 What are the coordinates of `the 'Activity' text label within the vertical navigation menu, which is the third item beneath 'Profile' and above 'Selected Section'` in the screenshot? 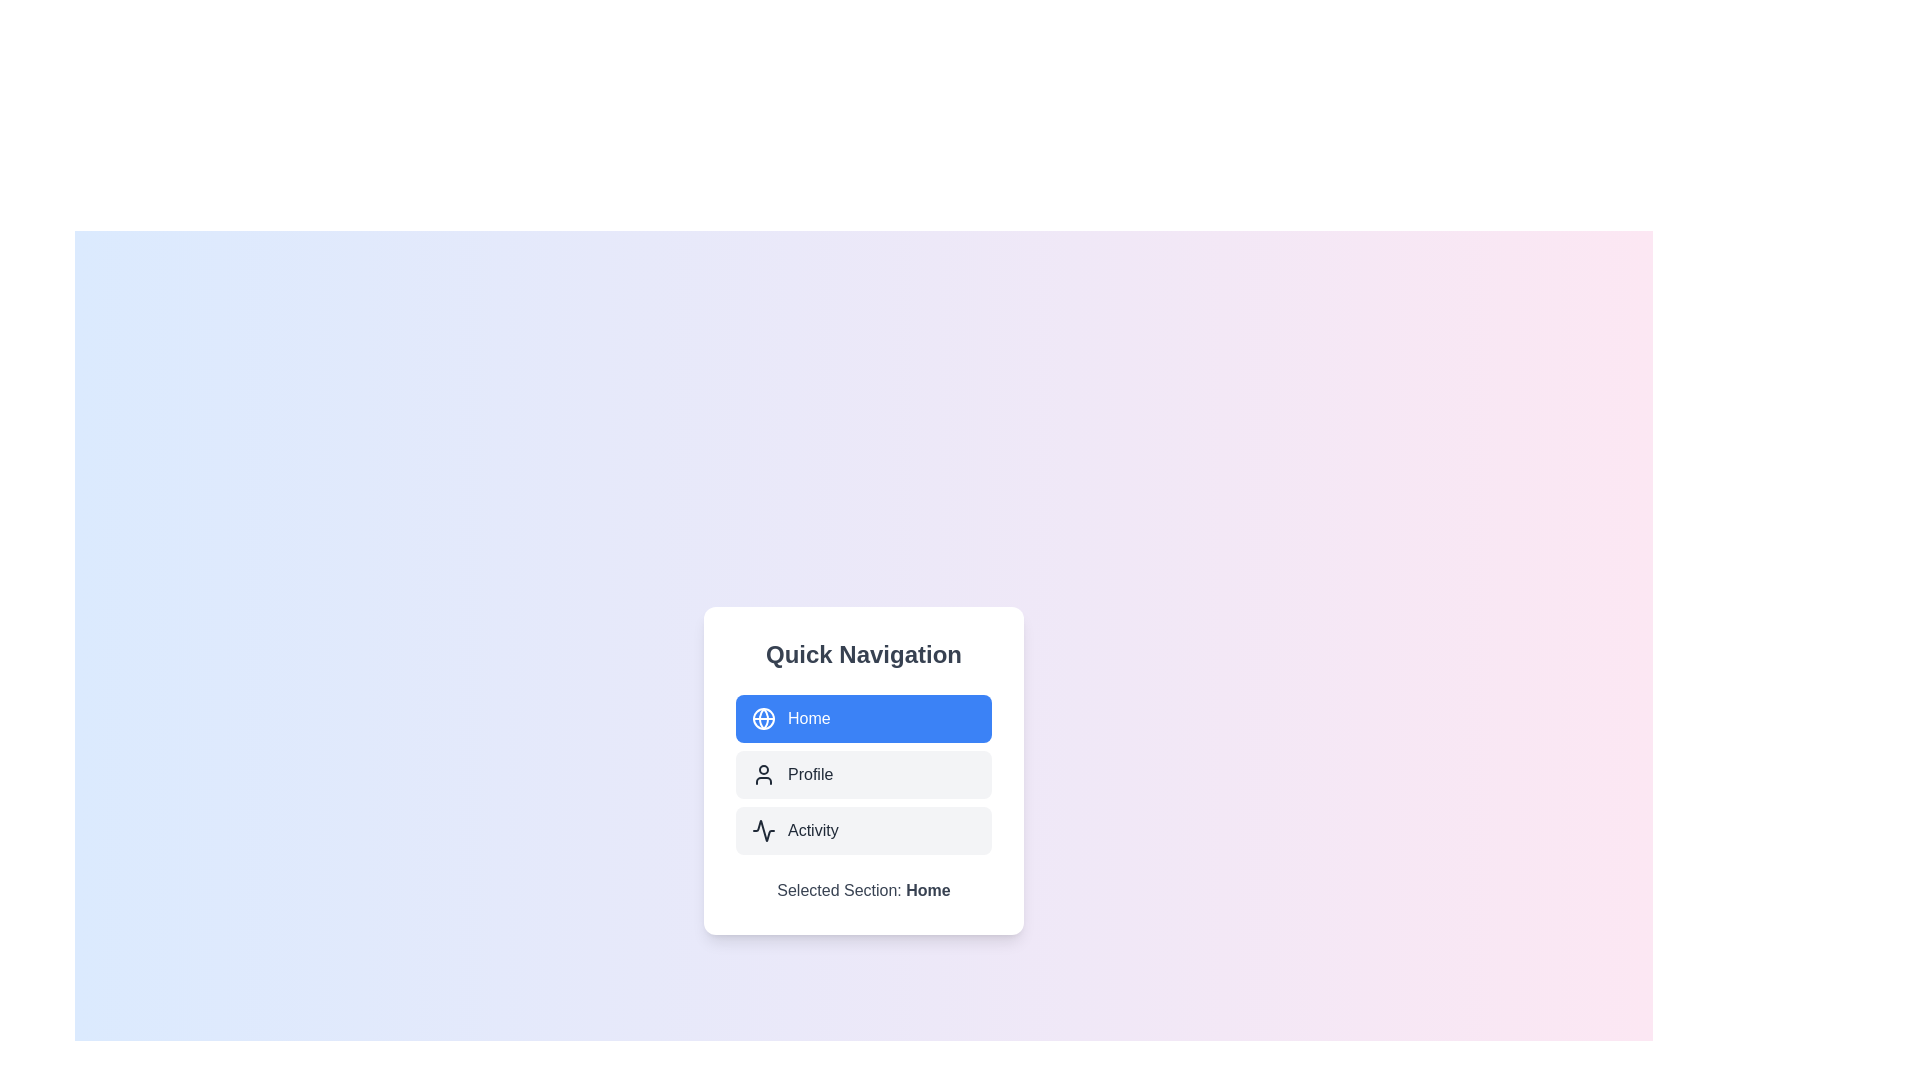 It's located at (813, 830).